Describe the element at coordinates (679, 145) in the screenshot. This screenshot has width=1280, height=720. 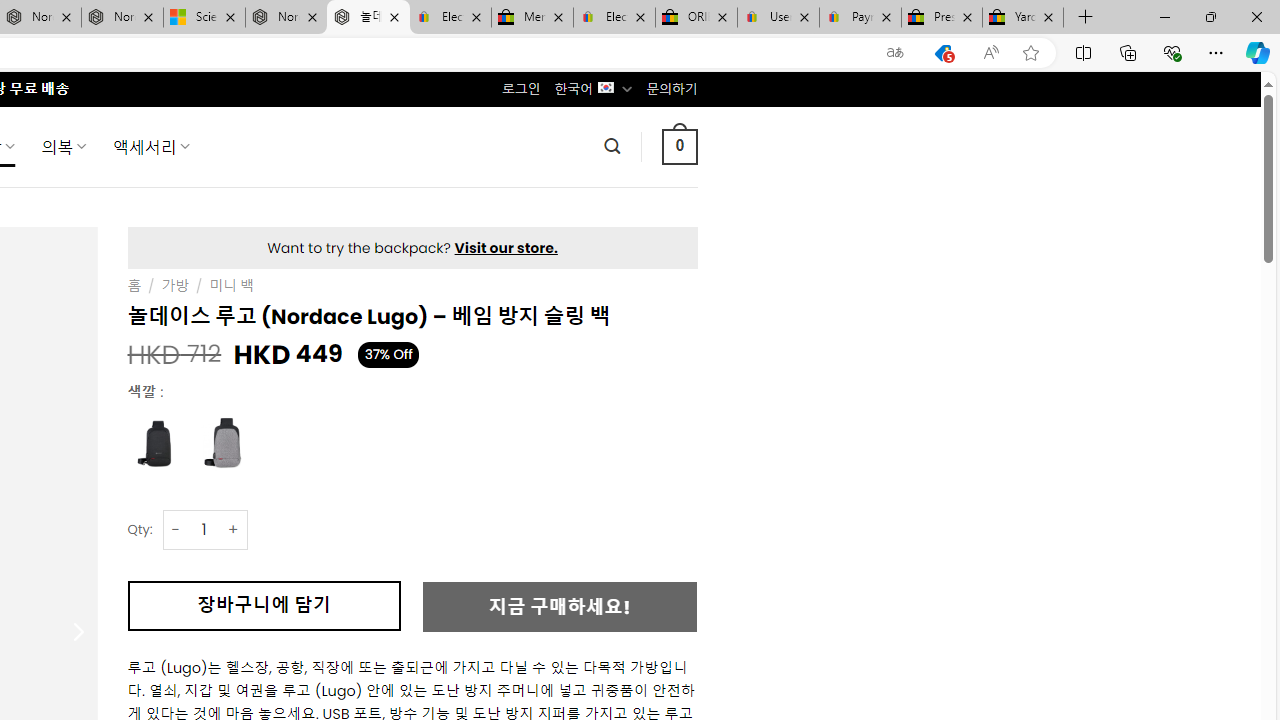
I see `'  0  '` at that location.